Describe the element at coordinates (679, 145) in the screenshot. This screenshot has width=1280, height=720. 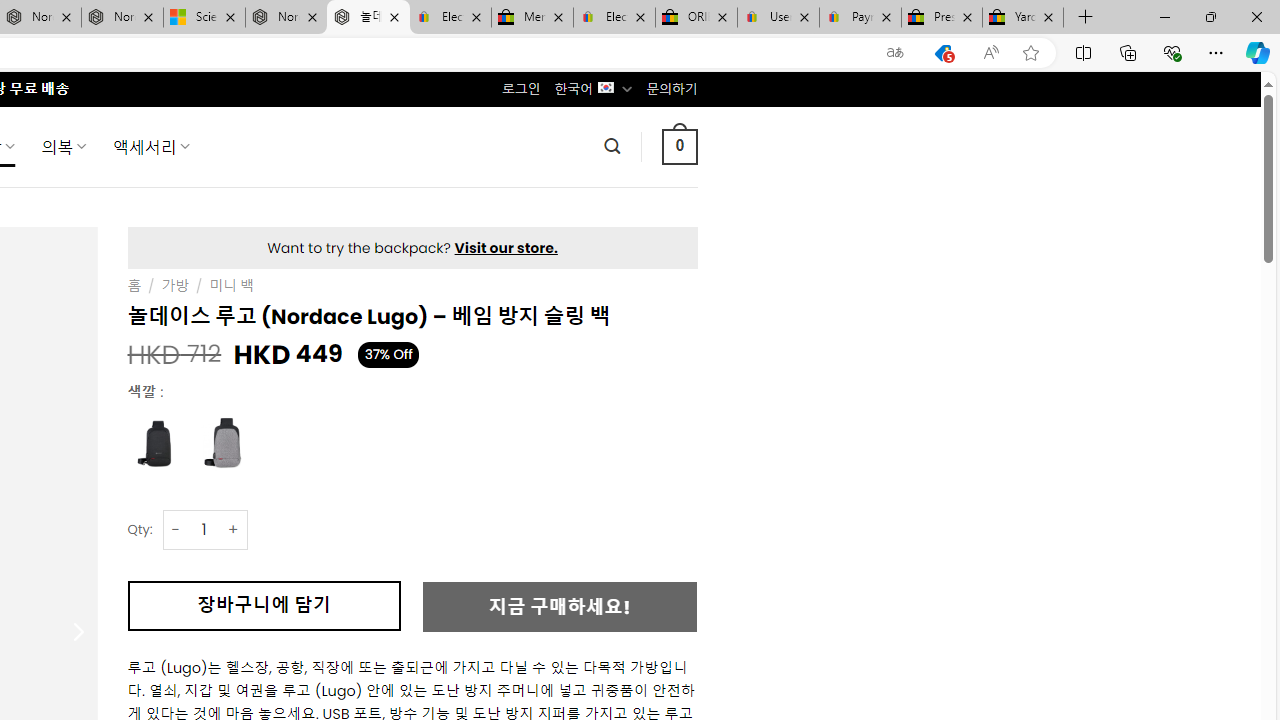
I see `'  0  '` at that location.